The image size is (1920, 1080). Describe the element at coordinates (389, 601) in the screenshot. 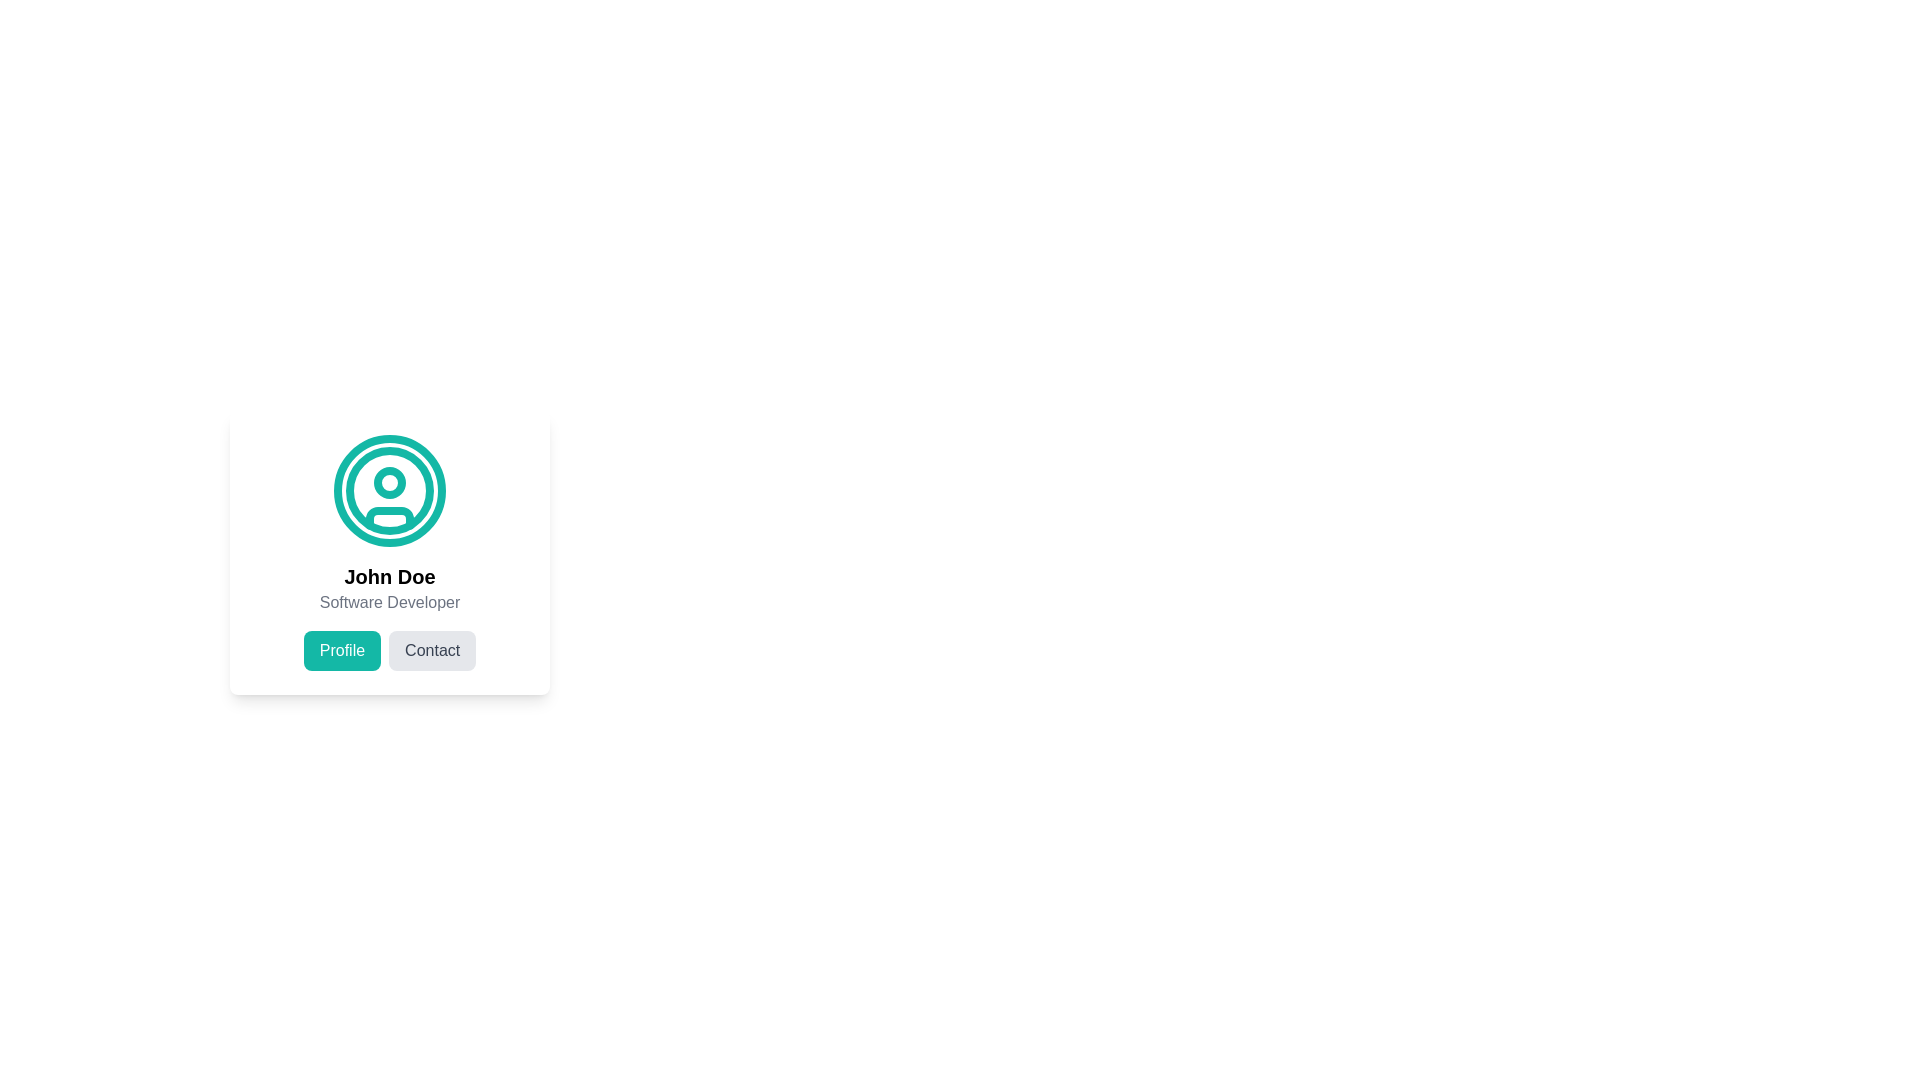

I see `the Static Text displaying 'Software Developer' which is positioned below the bold 'John Doe' text within the profile card layout` at that location.